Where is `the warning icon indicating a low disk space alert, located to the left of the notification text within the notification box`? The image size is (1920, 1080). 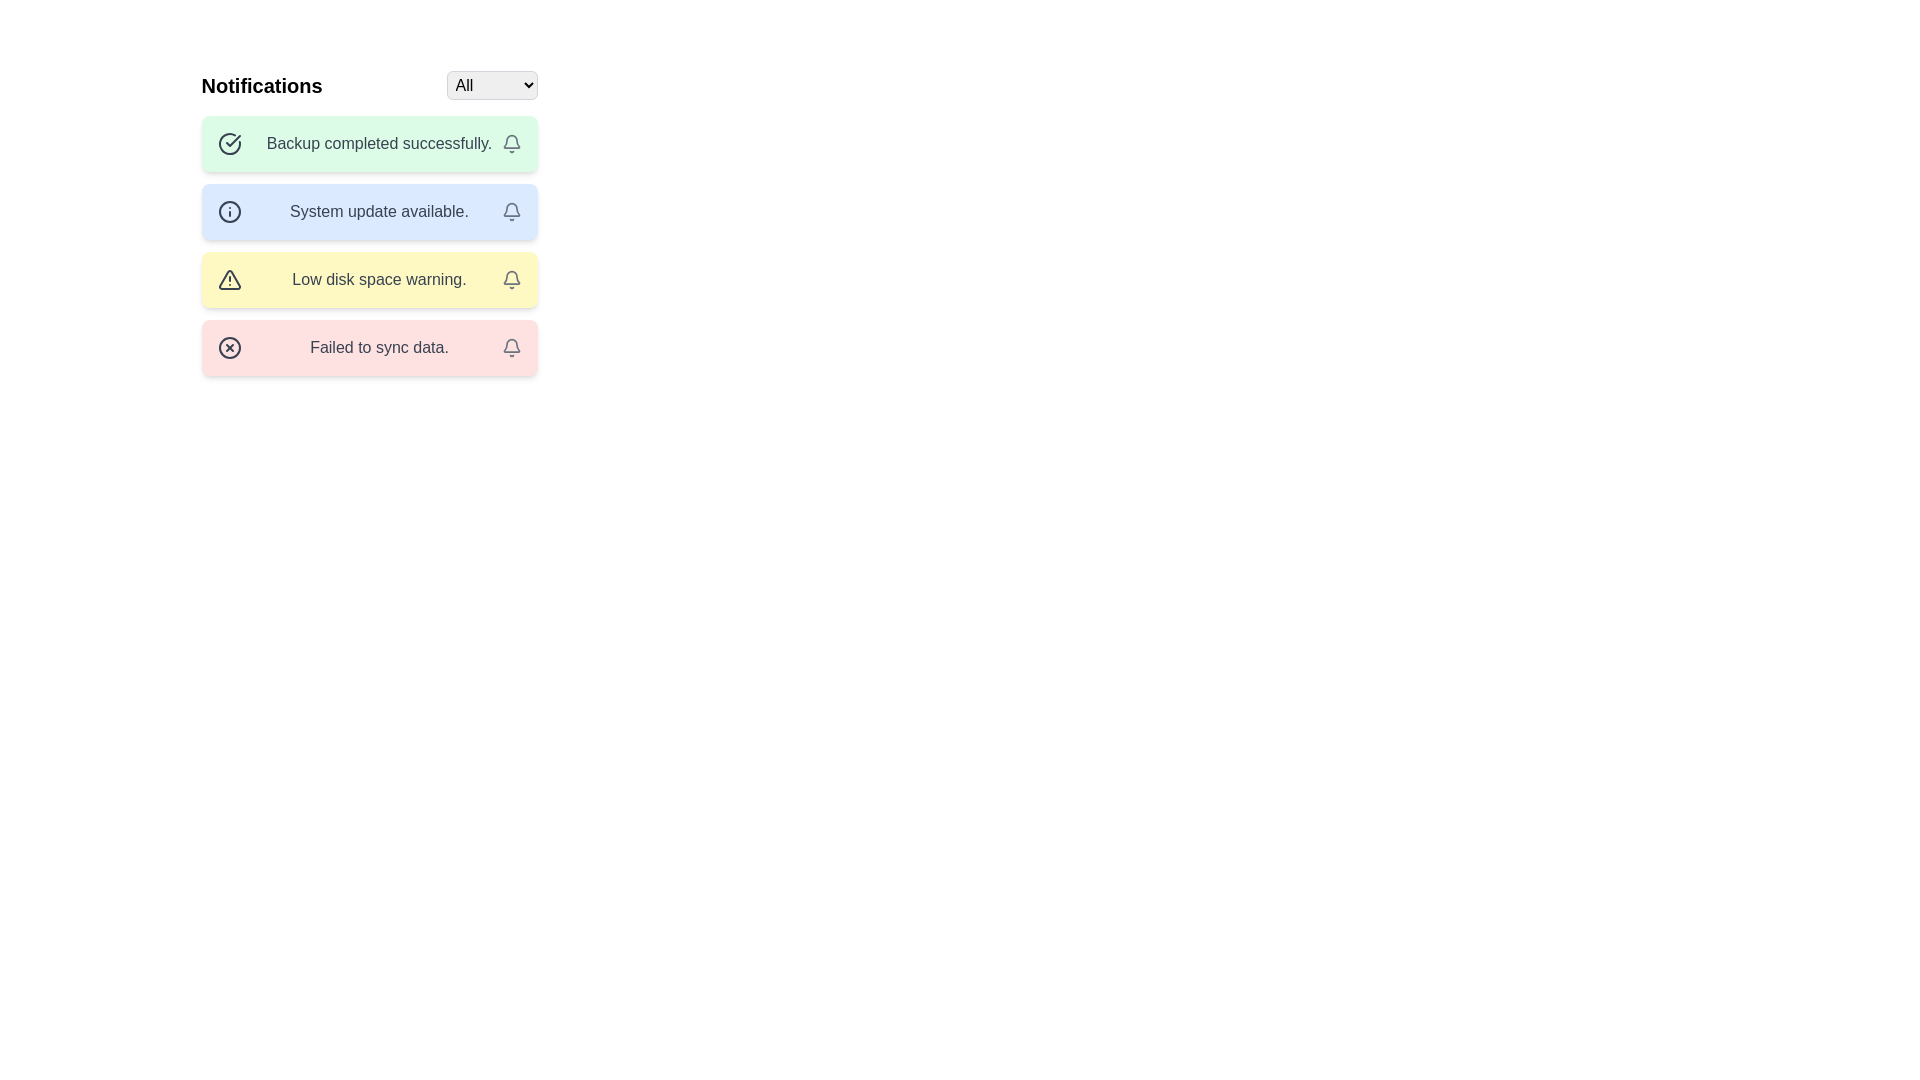
the warning icon indicating a low disk space alert, located to the left of the notification text within the notification box is located at coordinates (229, 280).